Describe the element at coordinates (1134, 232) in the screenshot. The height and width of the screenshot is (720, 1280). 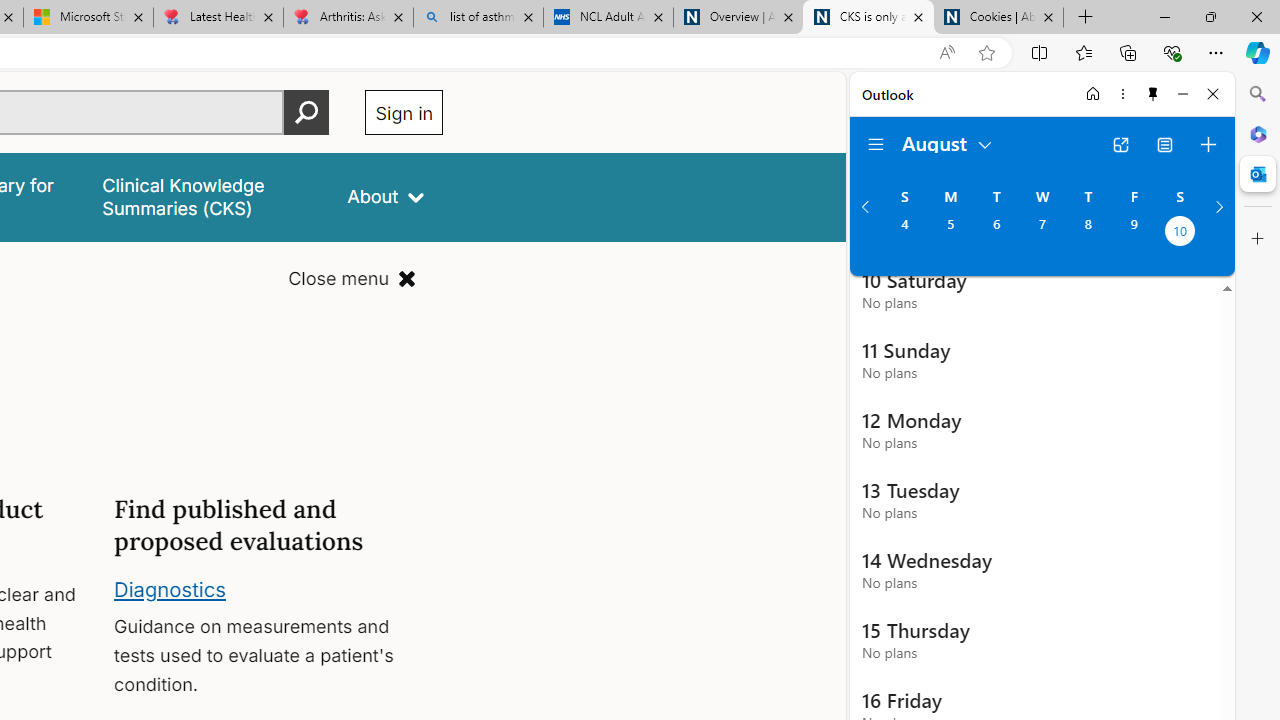
I see `'Friday, August 9, 2024. '` at that location.